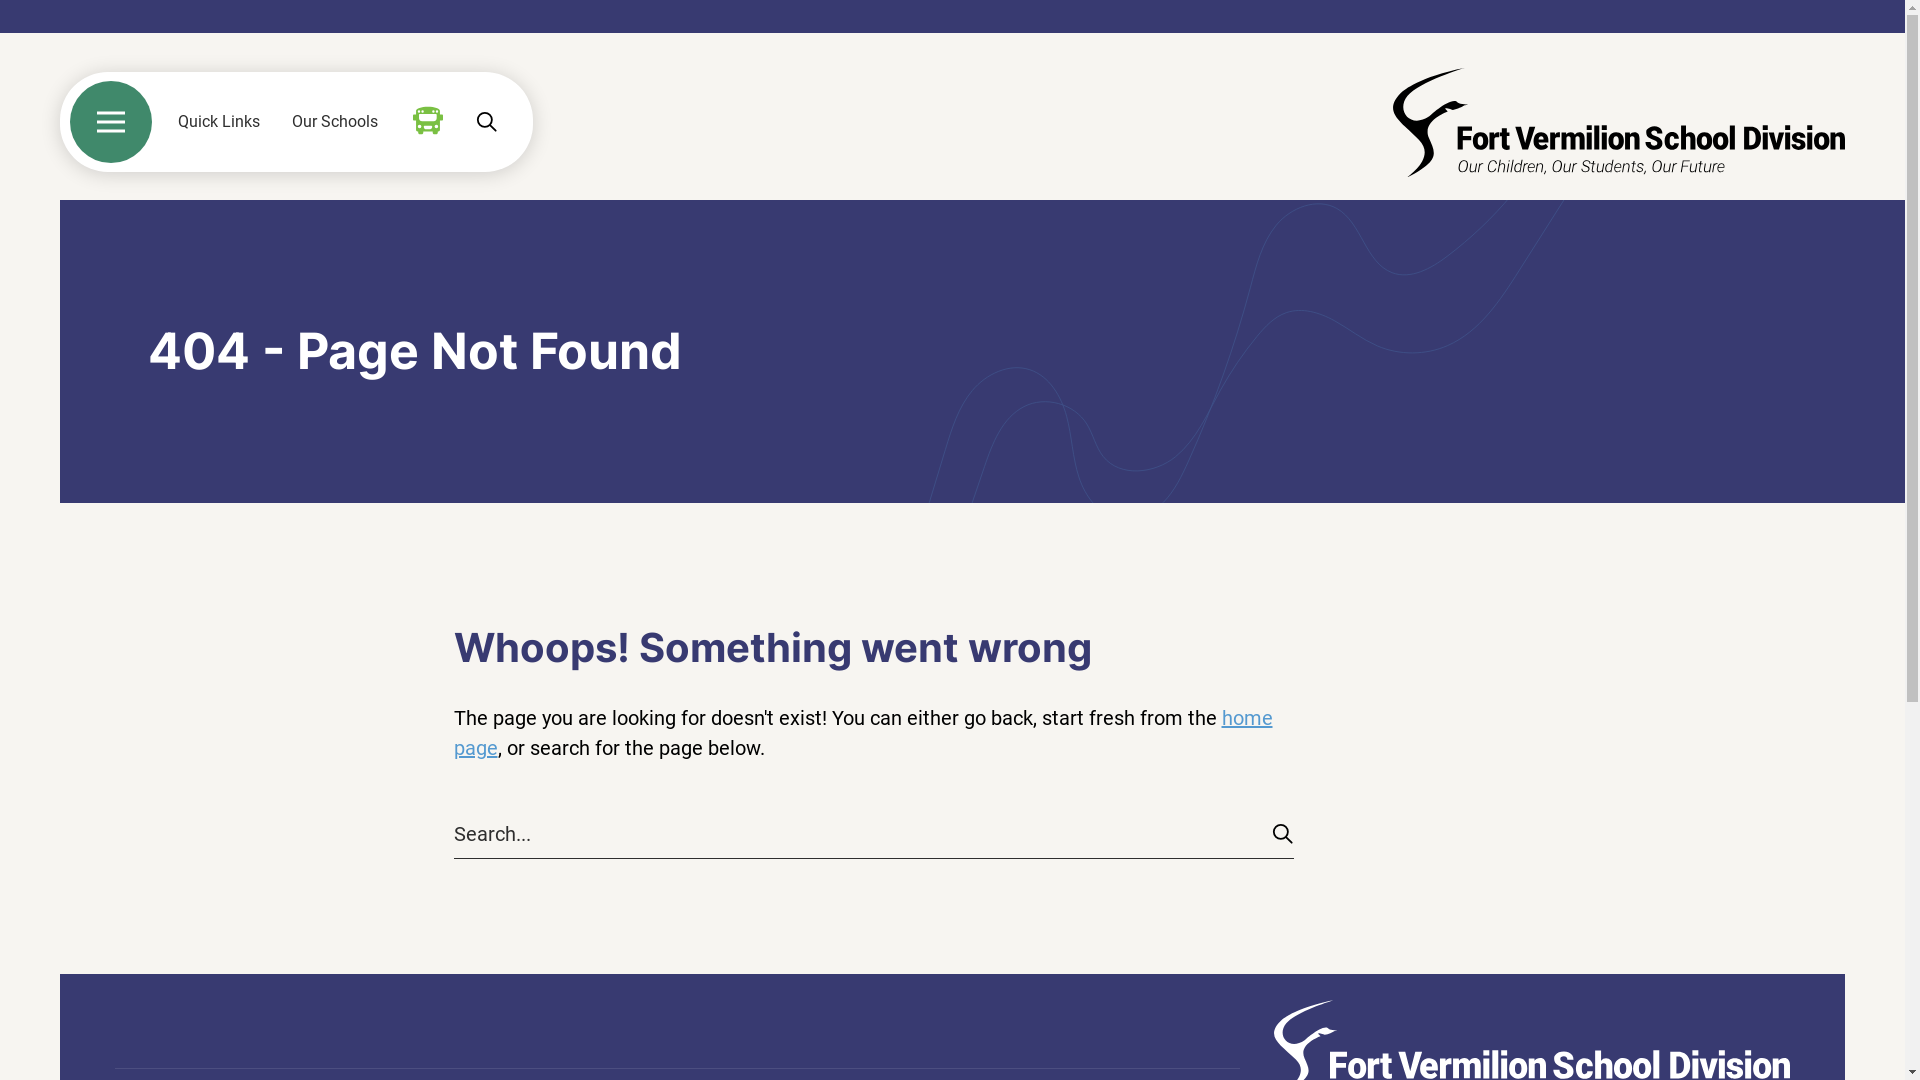 The width and height of the screenshot is (1920, 1080). I want to click on 'Fort Vermilion School Division', so click(1618, 122).